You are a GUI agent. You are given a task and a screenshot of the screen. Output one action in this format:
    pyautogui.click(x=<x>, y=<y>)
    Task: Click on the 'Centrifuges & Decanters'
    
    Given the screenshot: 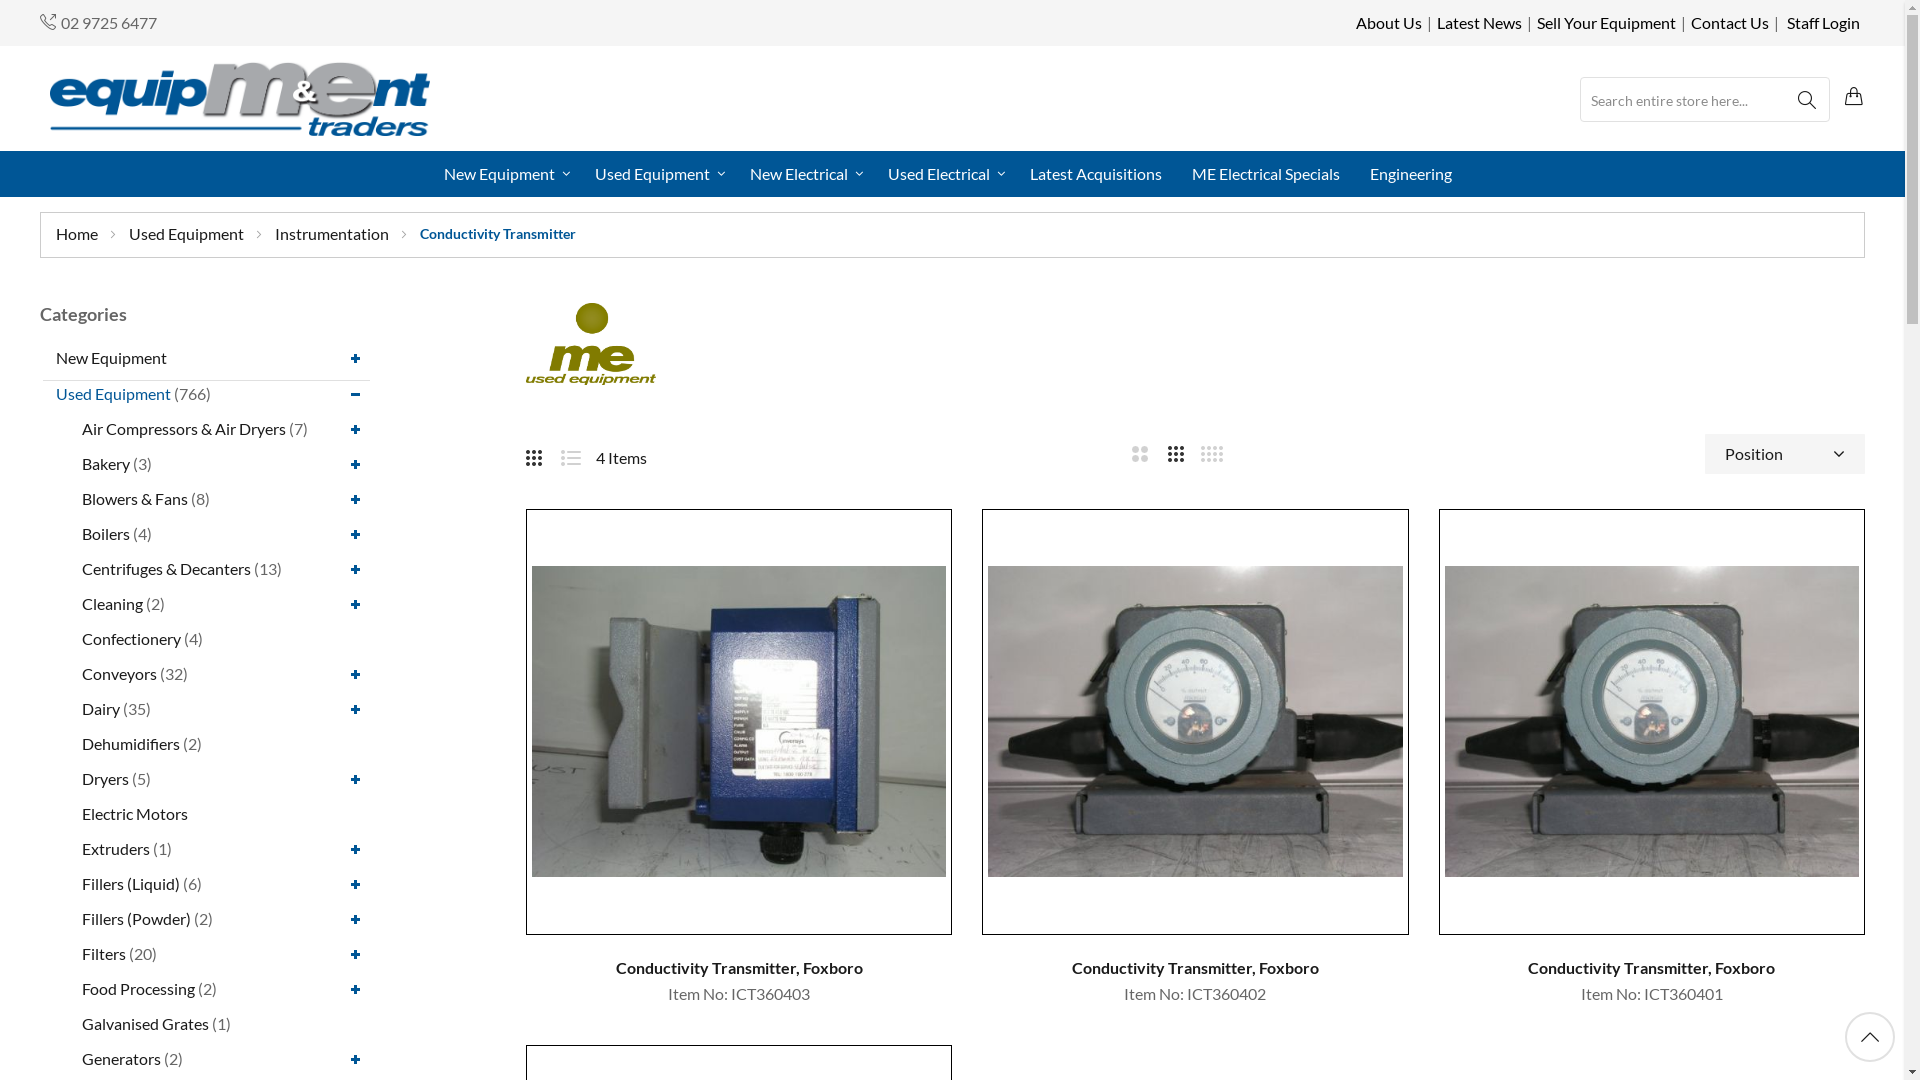 What is the action you would take?
    pyautogui.click(x=166, y=567)
    